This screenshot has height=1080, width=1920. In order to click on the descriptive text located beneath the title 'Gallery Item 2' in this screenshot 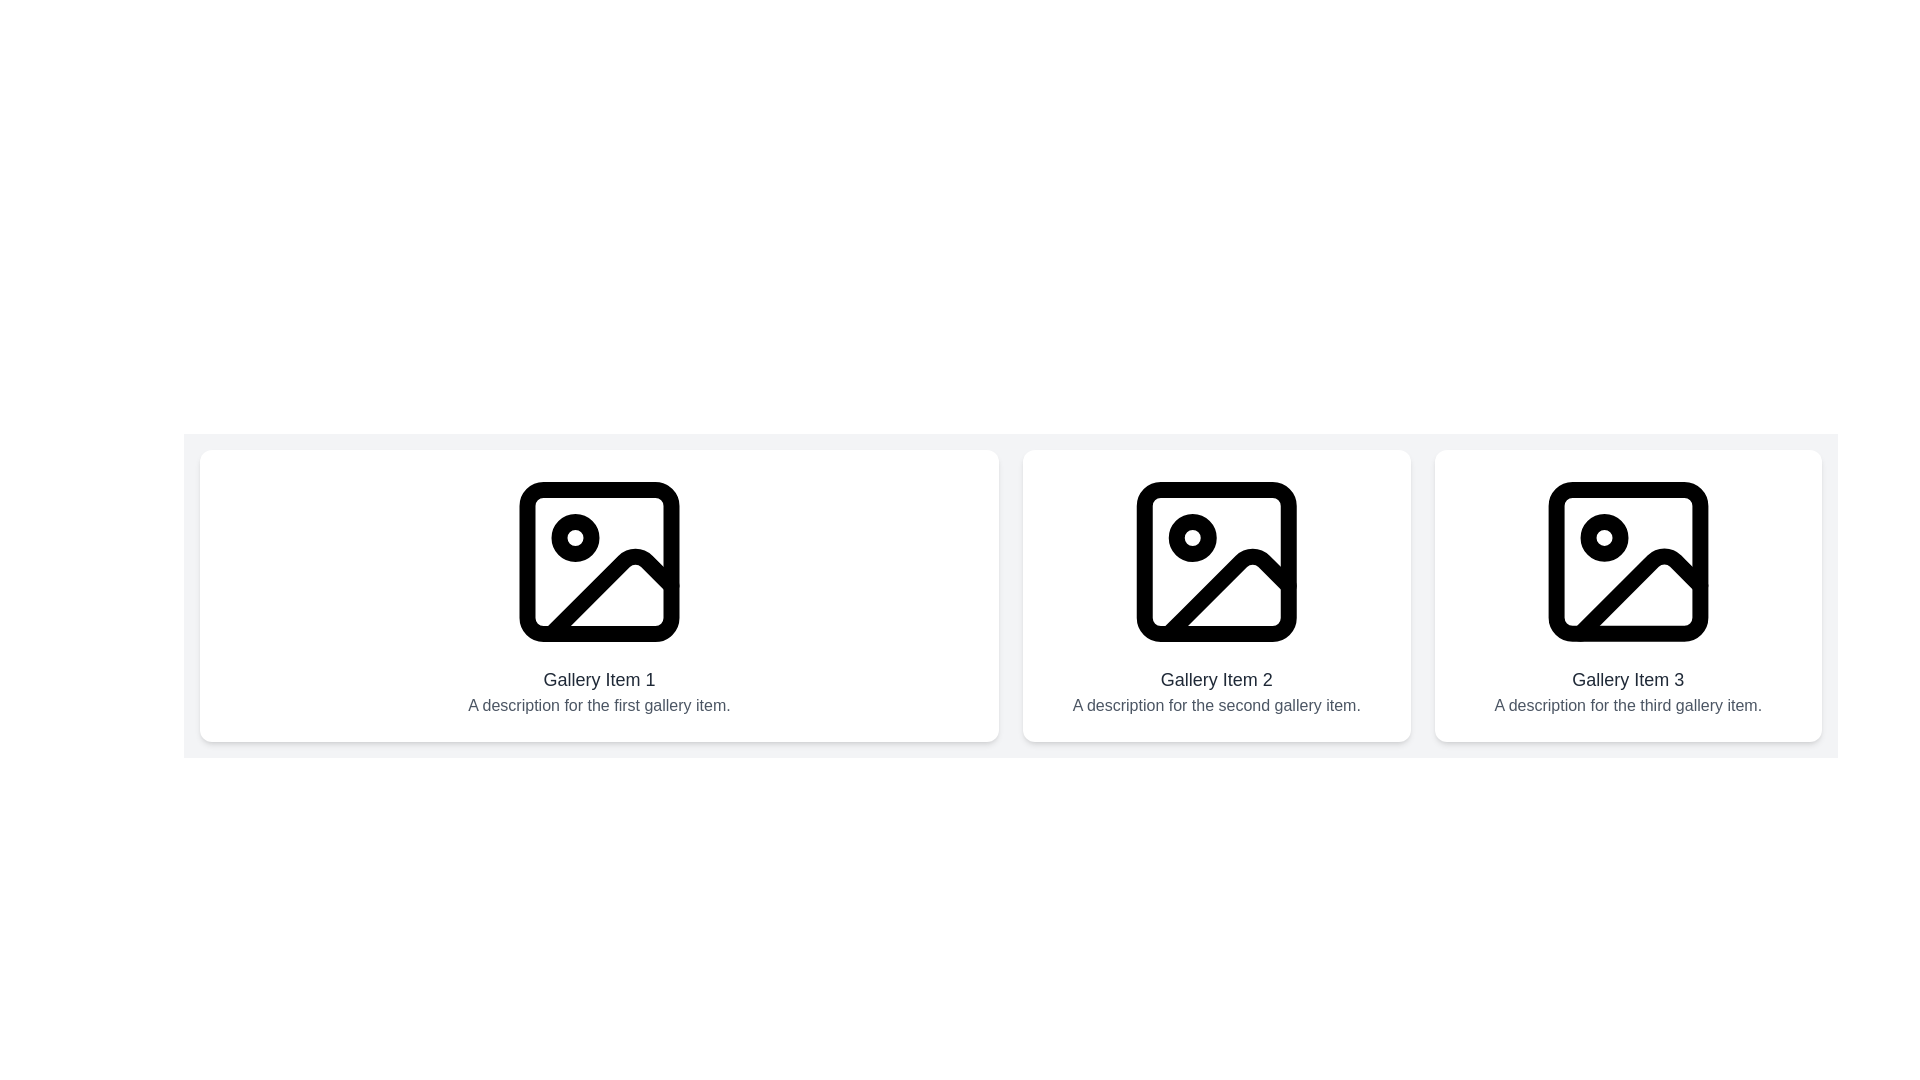, I will do `click(1215, 704)`.